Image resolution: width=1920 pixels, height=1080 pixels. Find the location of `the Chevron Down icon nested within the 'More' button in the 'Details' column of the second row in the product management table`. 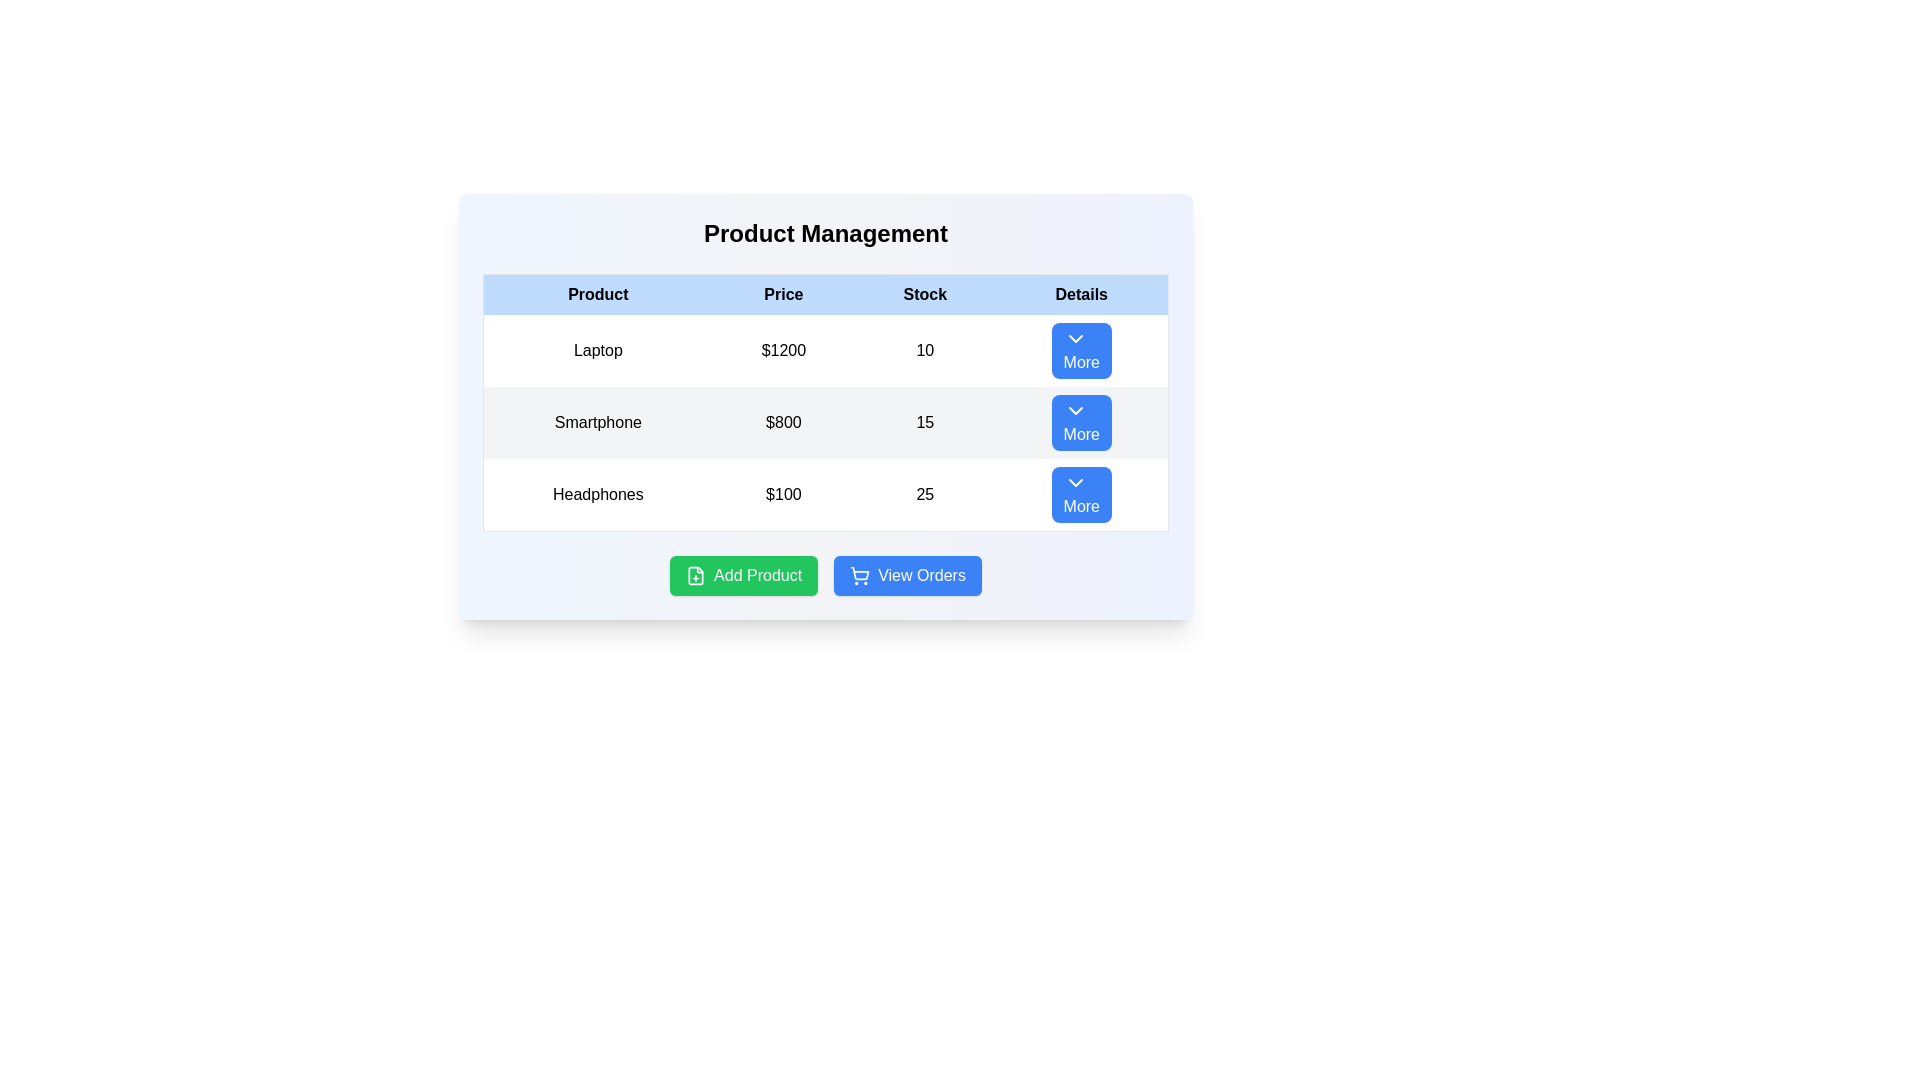

the Chevron Down icon nested within the 'More' button in the 'Details' column of the second row in the product management table is located at coordinates (1074, 410).